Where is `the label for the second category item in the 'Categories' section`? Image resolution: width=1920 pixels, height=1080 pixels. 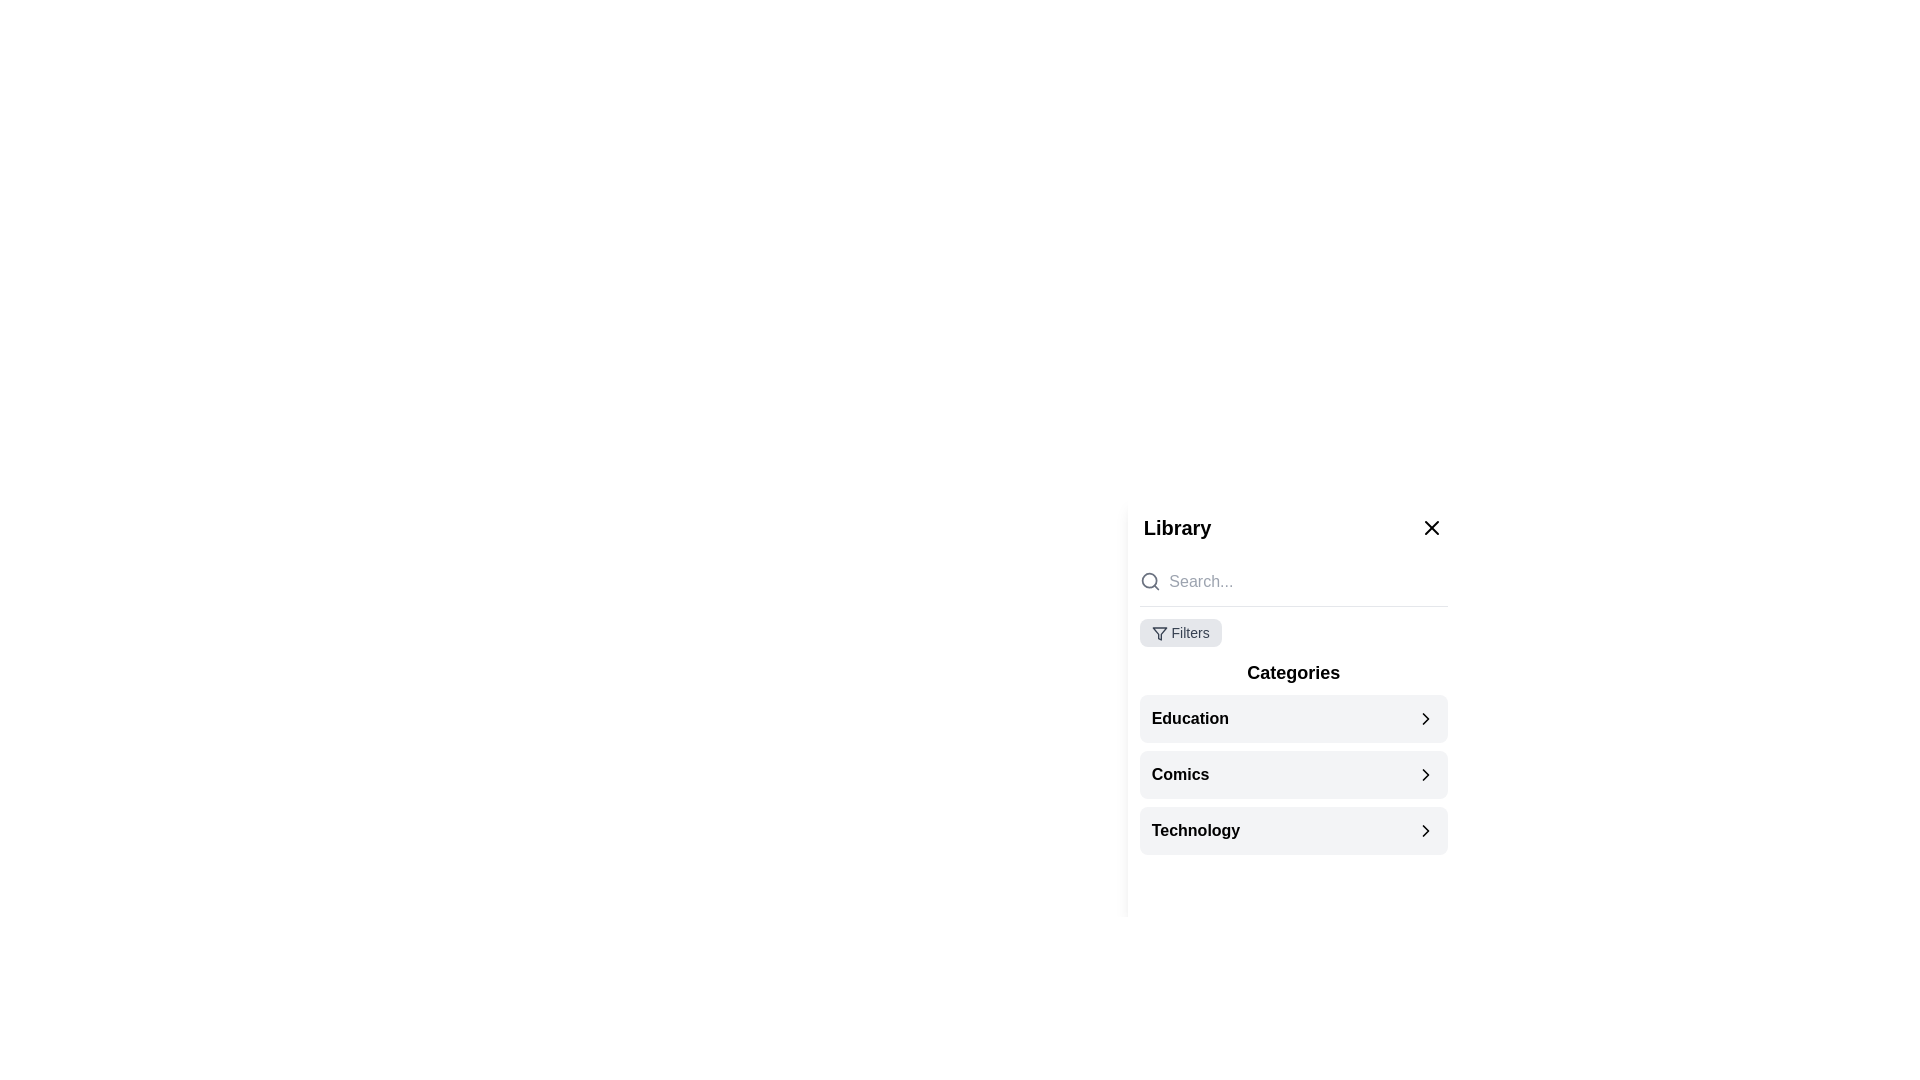
the label for the second category item in the 'Categories' section is located at coordinates (1180, 774).